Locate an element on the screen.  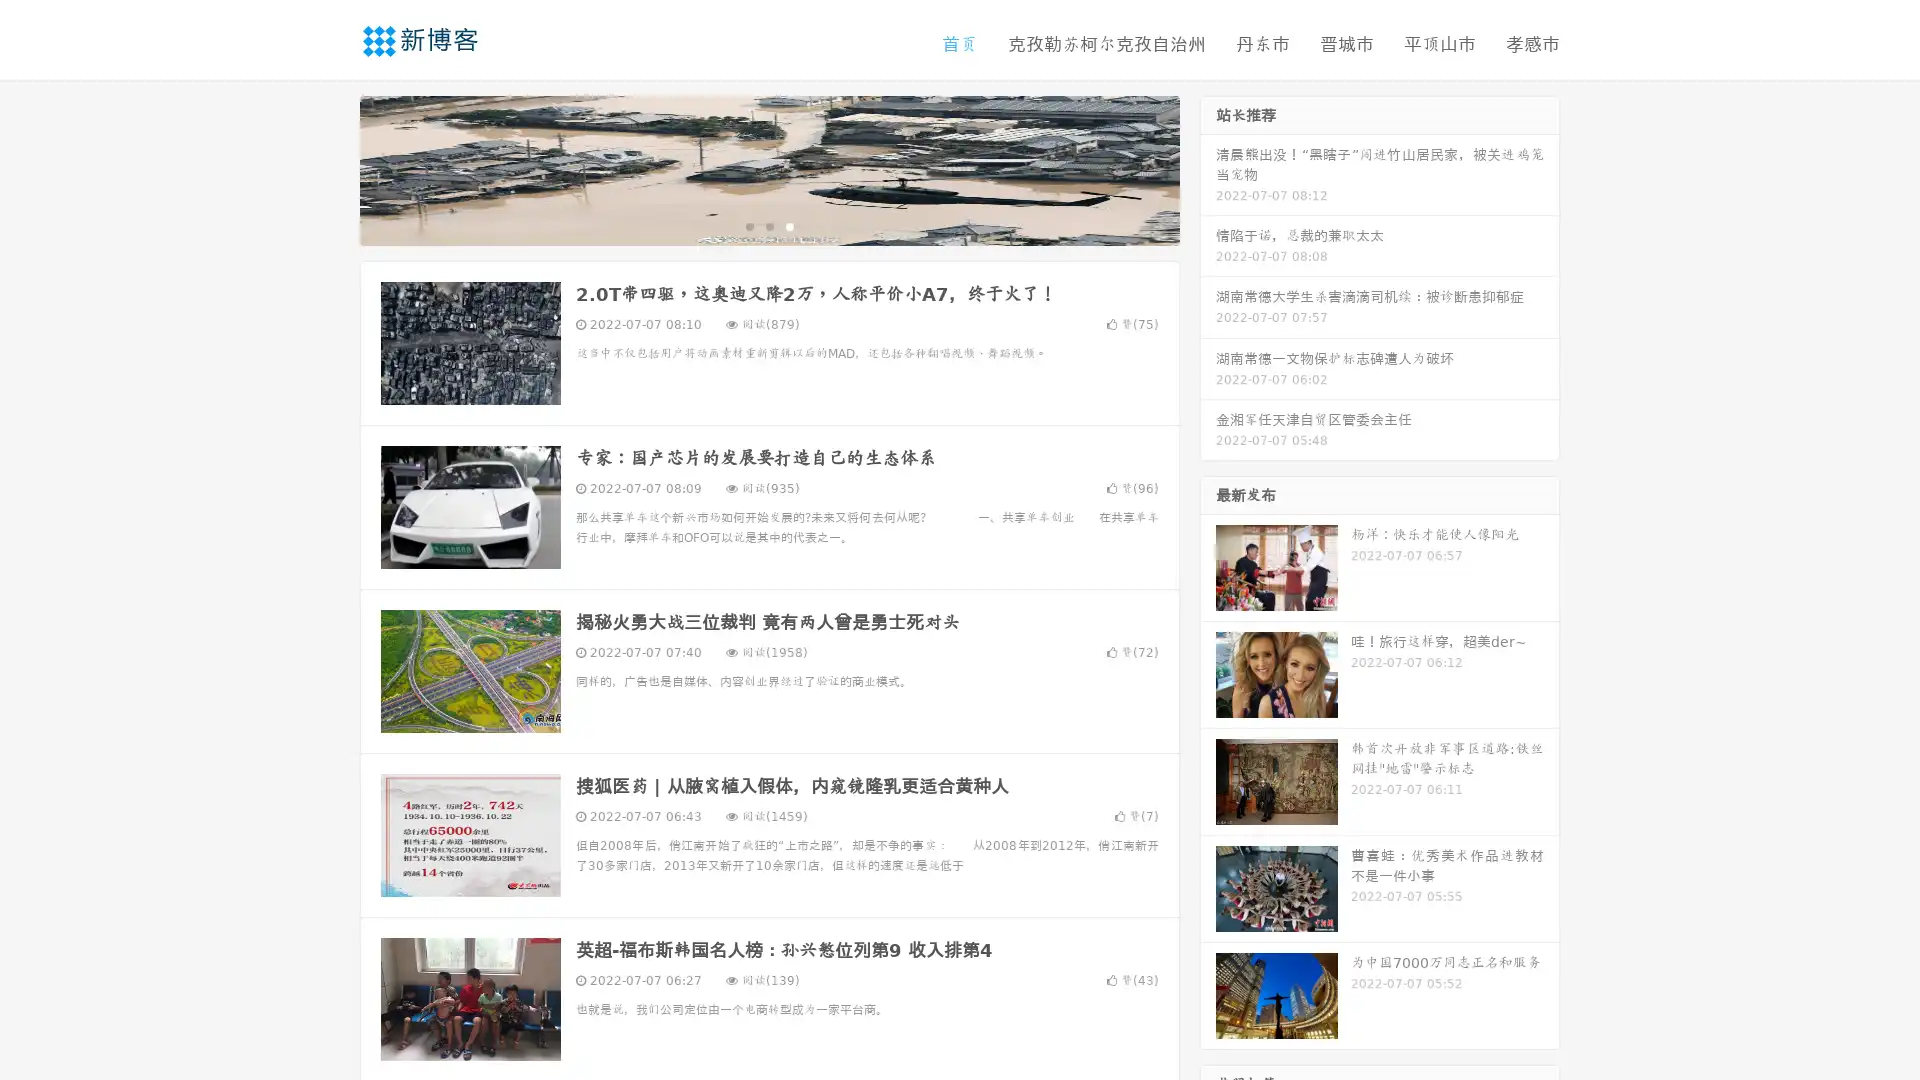
Go to slide 2 is located at coordinates (768, 225).